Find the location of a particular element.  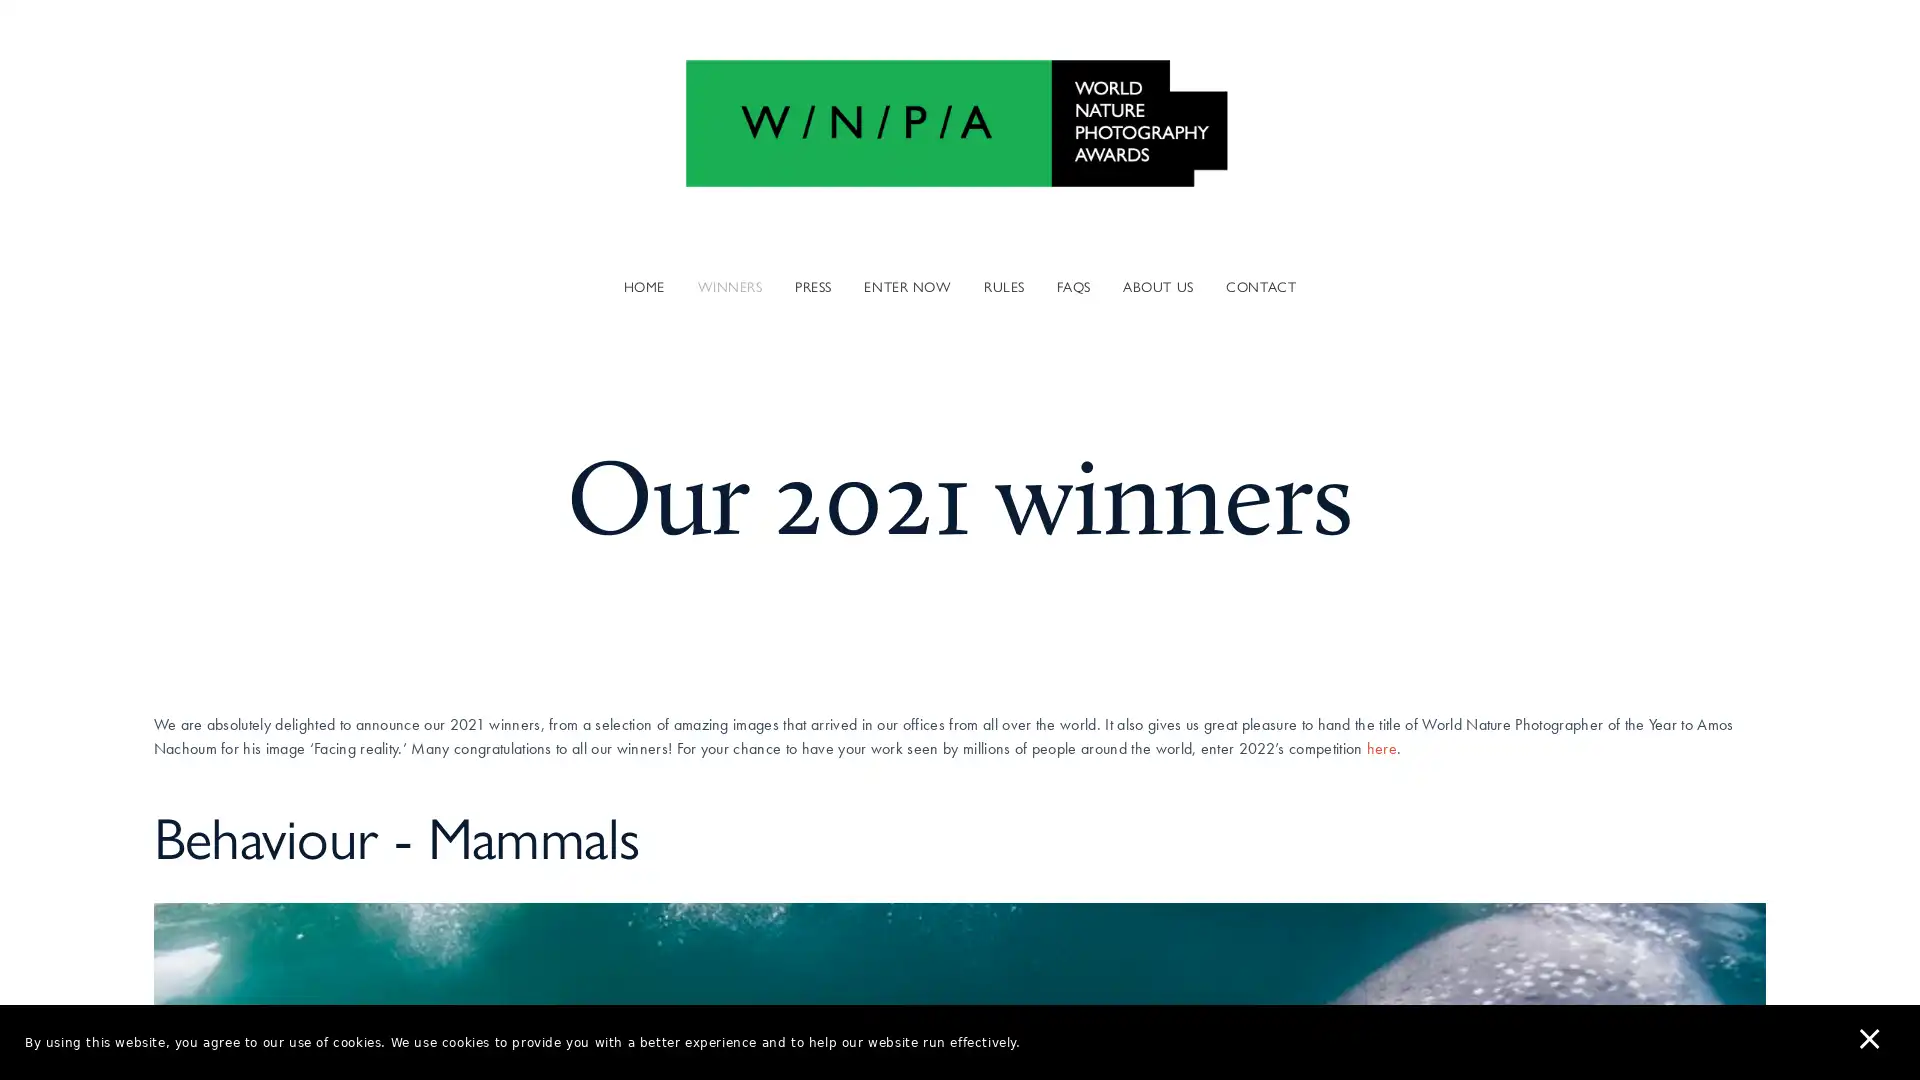

SUBSCRIBE is located at coordinates (1147, 617).